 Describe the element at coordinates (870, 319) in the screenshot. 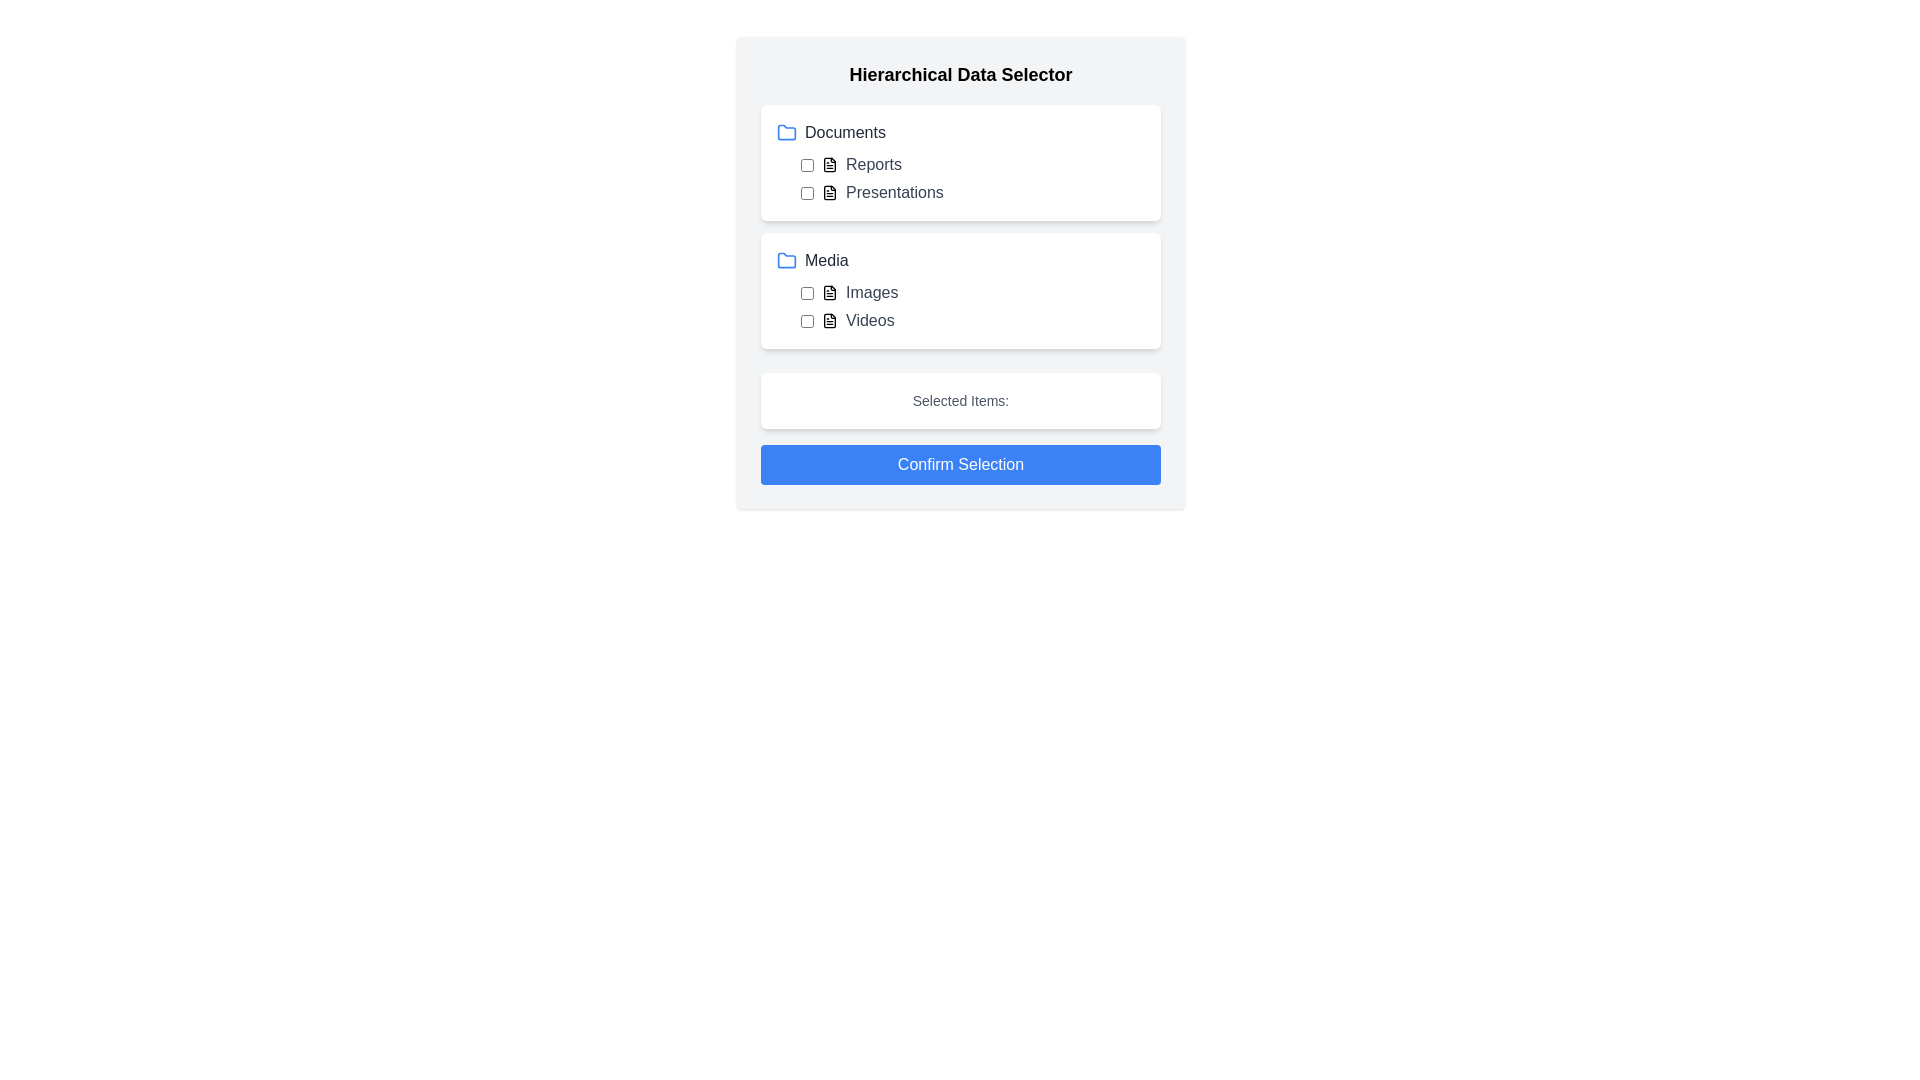

I see `the 'Videos' text label displayed in gray font, located in the bottom-left section of the hierarchical data selector interface, aligned to the right of a document icon` at that location.